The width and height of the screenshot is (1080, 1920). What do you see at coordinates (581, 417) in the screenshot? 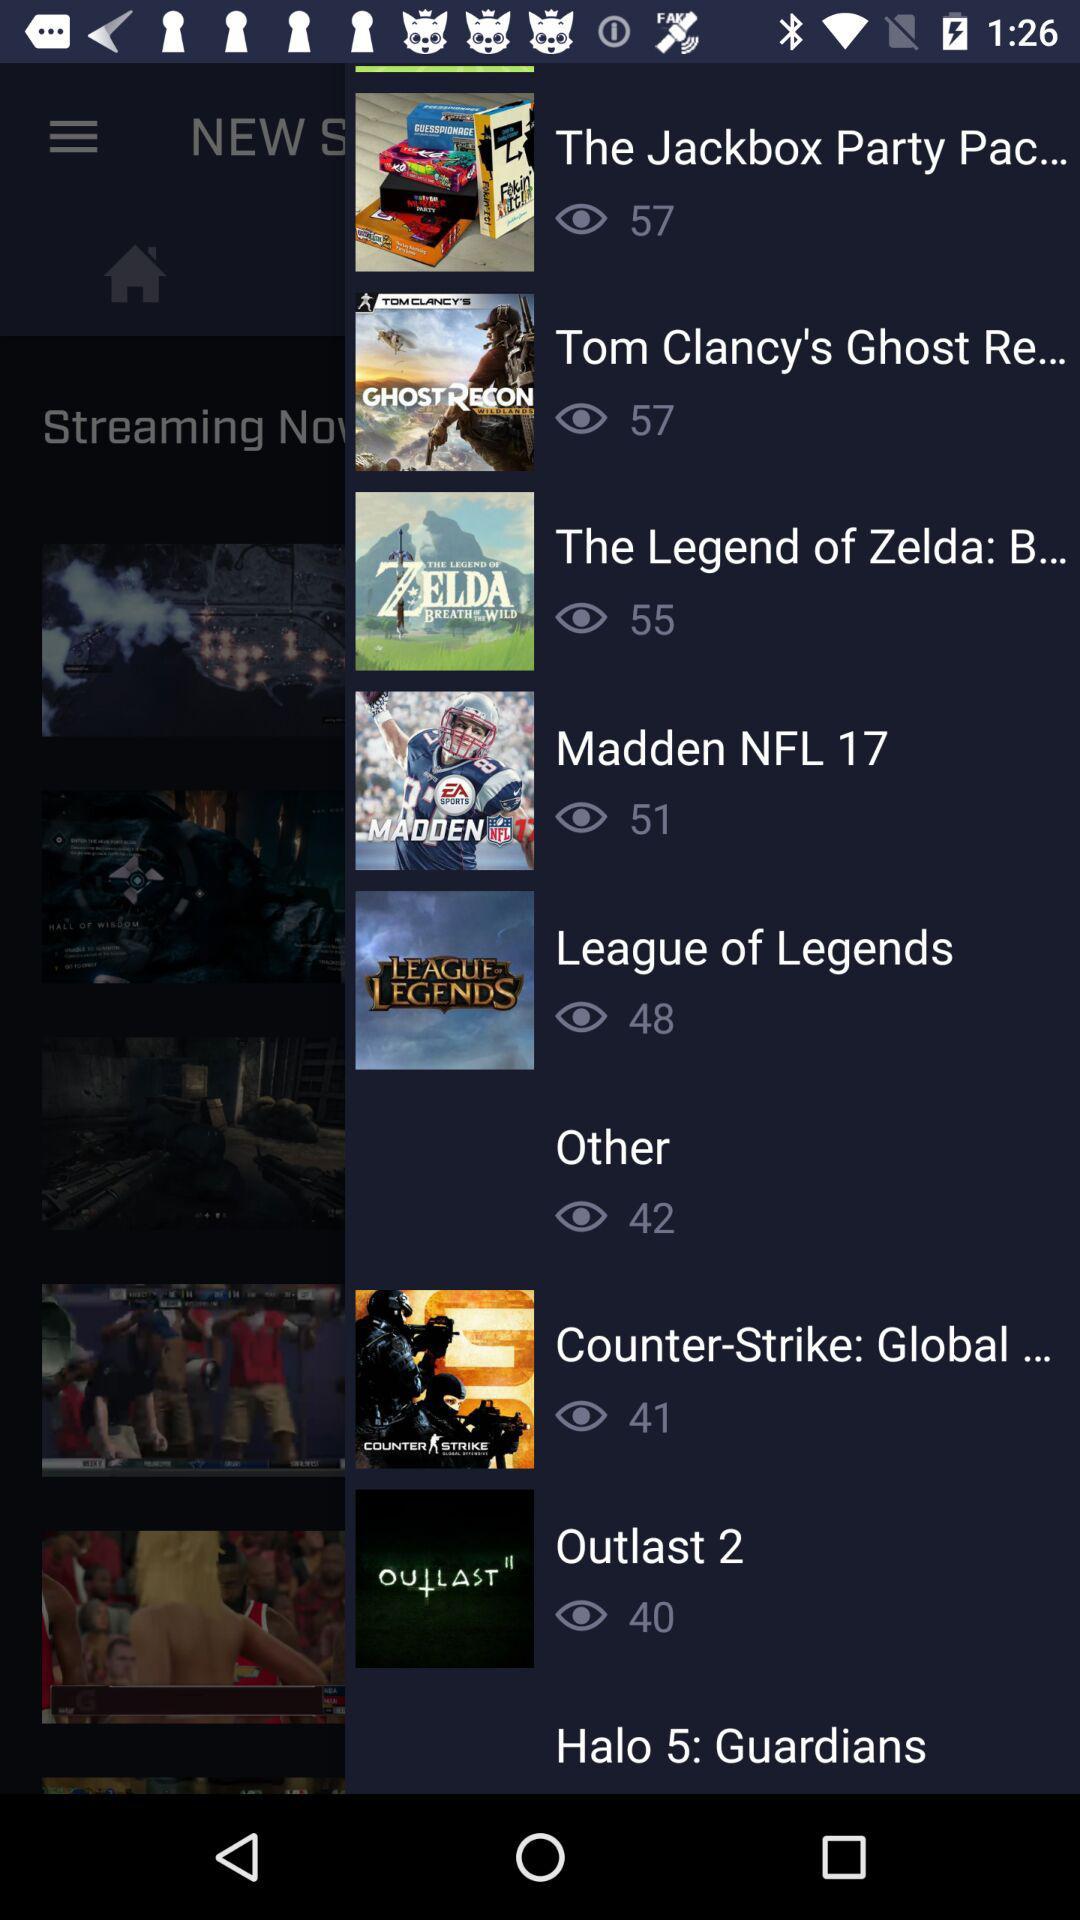
I see `views of second option` at bounding box center [581, 417].